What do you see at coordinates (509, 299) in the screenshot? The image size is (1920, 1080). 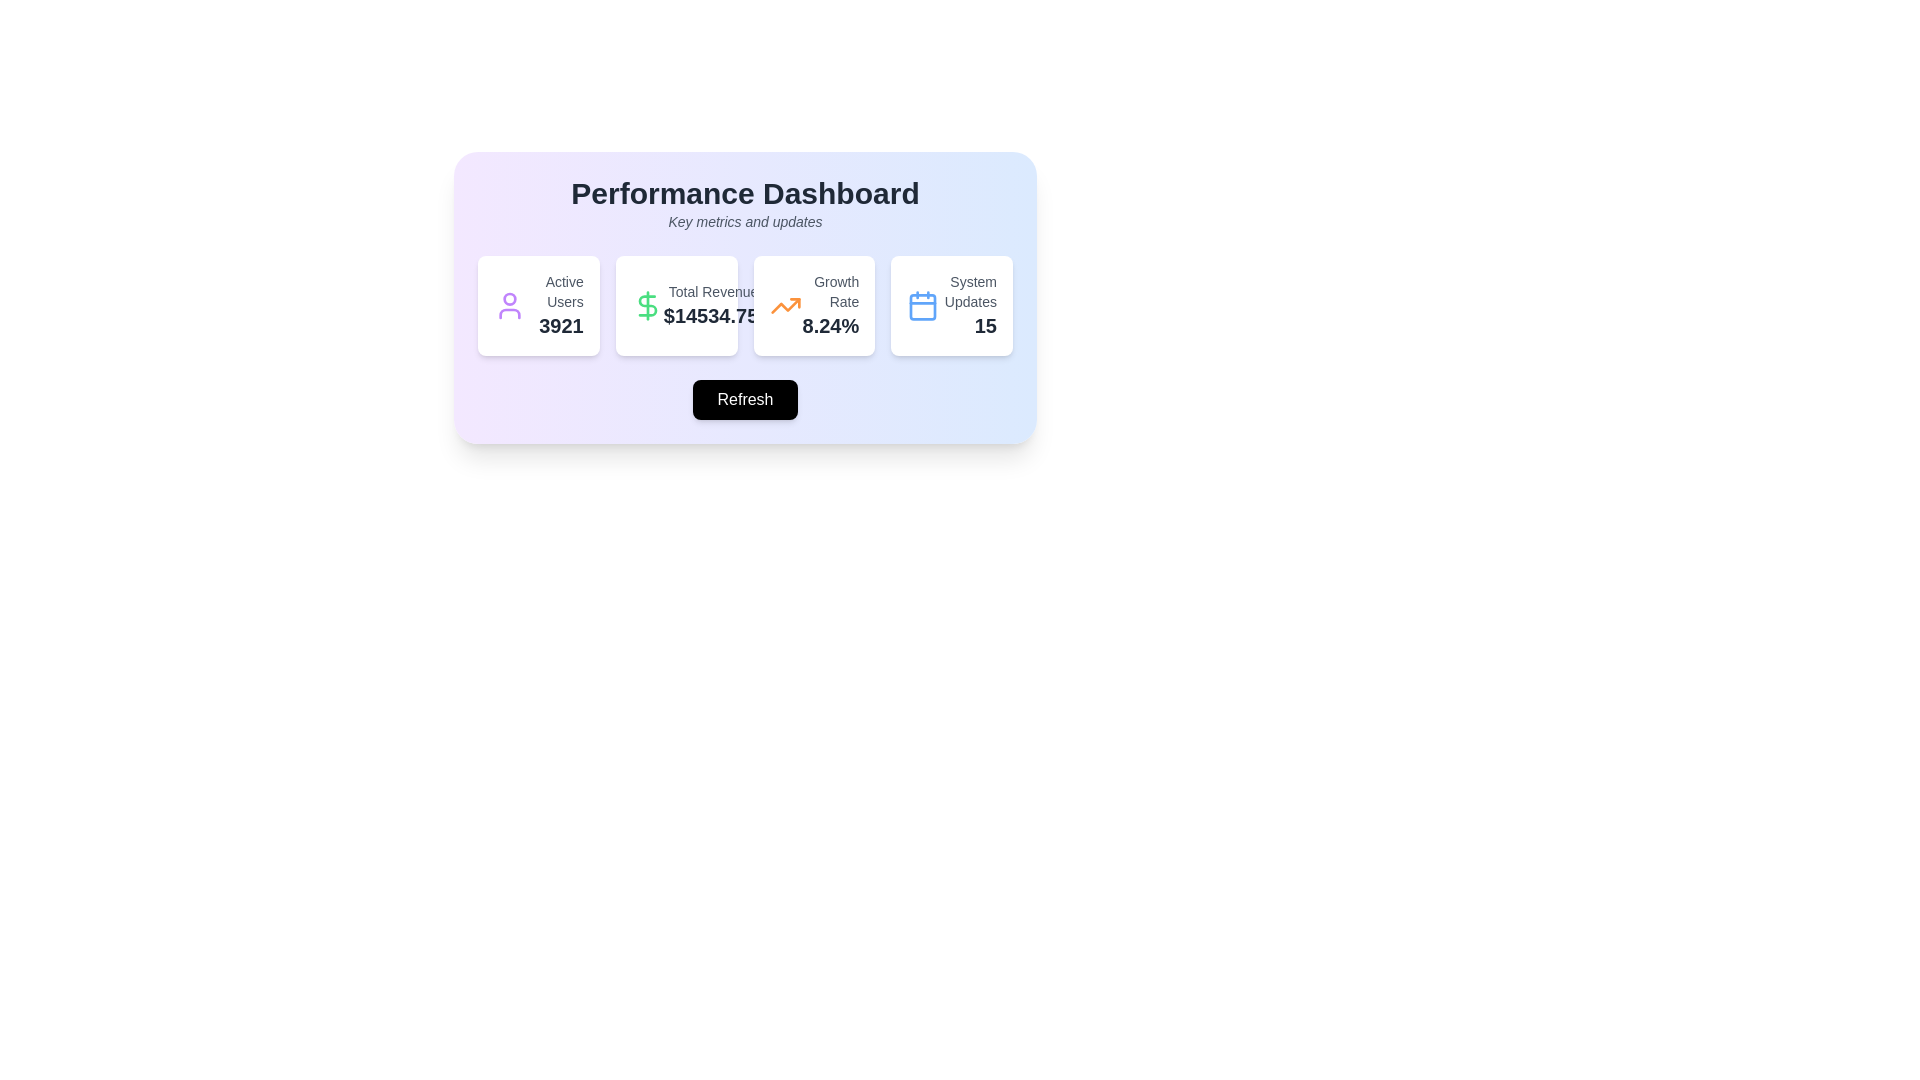 I see `the circular graphical component located in the upper part of the user icon graphic on the leftmost card displaying 'Active Users' statistics` at bounding box center [509, 299].